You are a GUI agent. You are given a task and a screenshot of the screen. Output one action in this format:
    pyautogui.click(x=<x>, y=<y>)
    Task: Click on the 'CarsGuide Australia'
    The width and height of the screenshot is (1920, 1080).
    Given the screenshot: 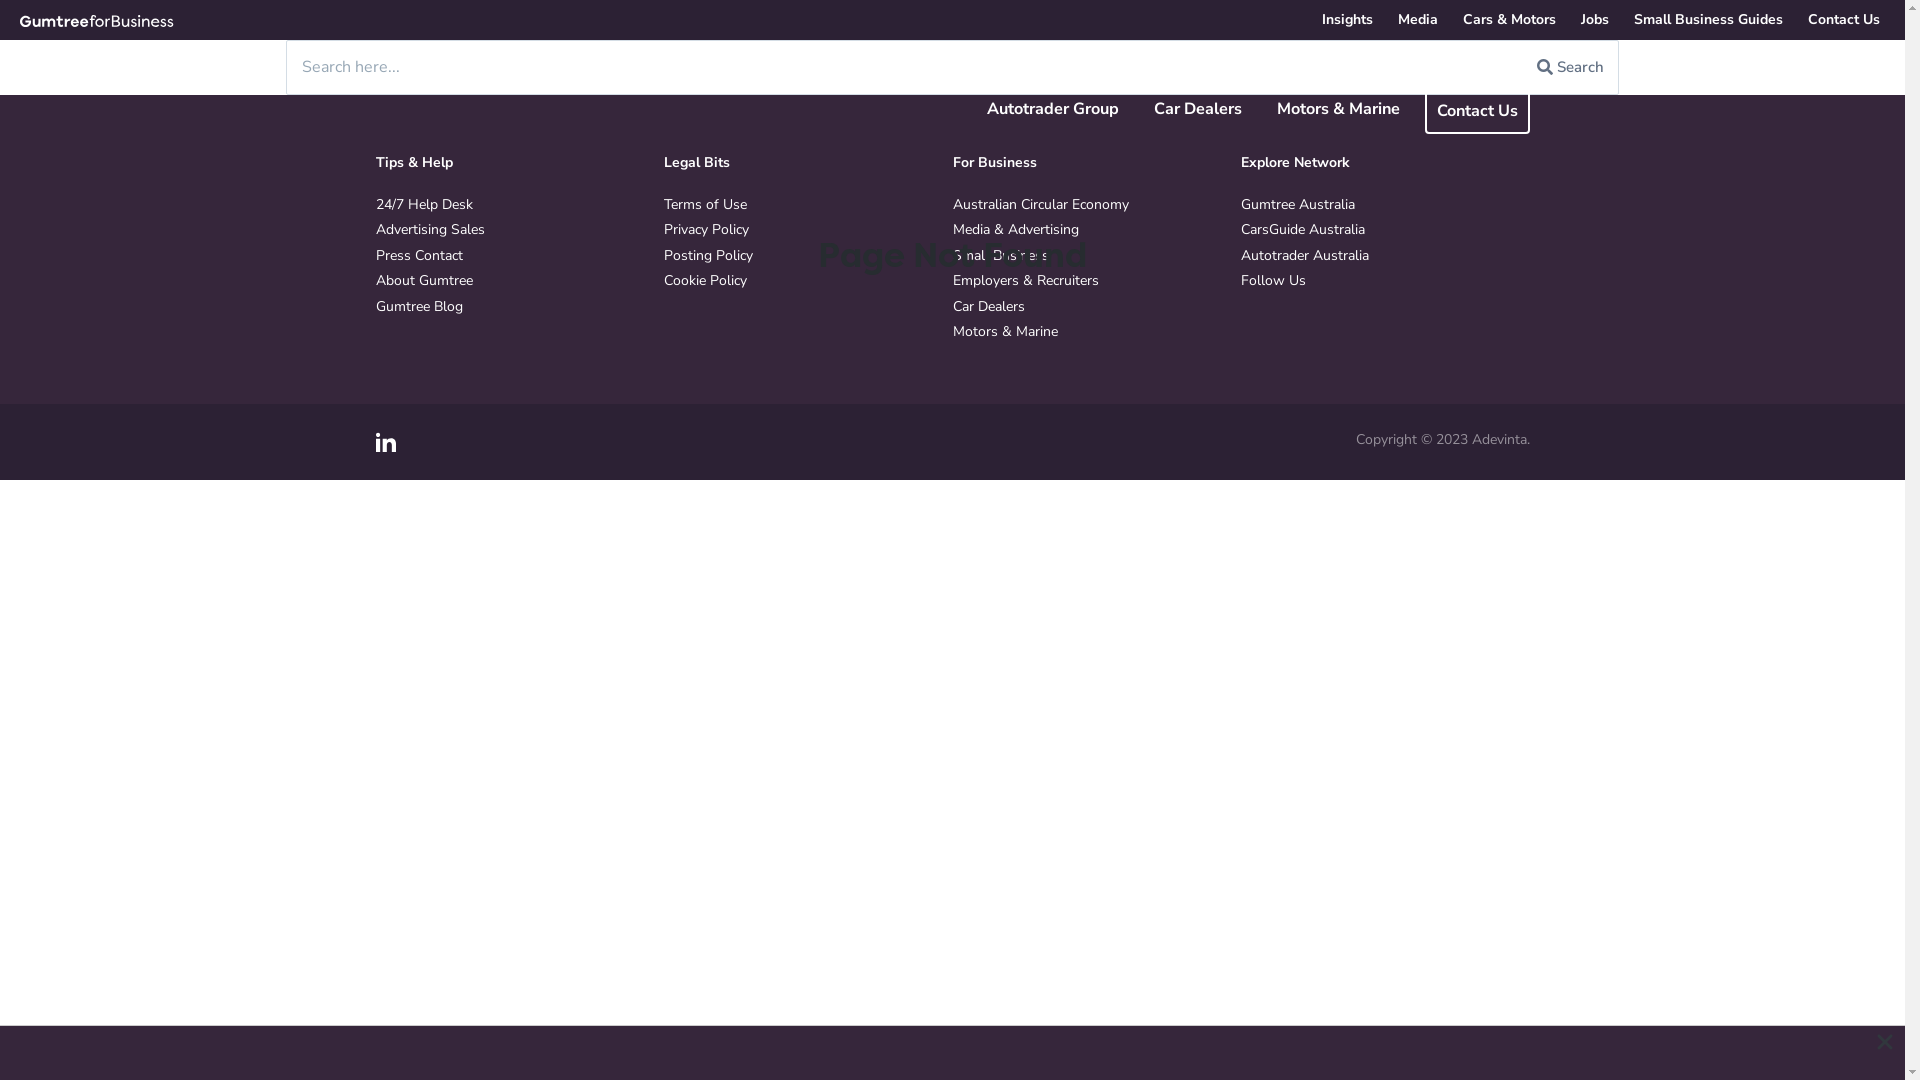 What is the action you would take?
    pyautogui.click(x=1302, y=228)
    